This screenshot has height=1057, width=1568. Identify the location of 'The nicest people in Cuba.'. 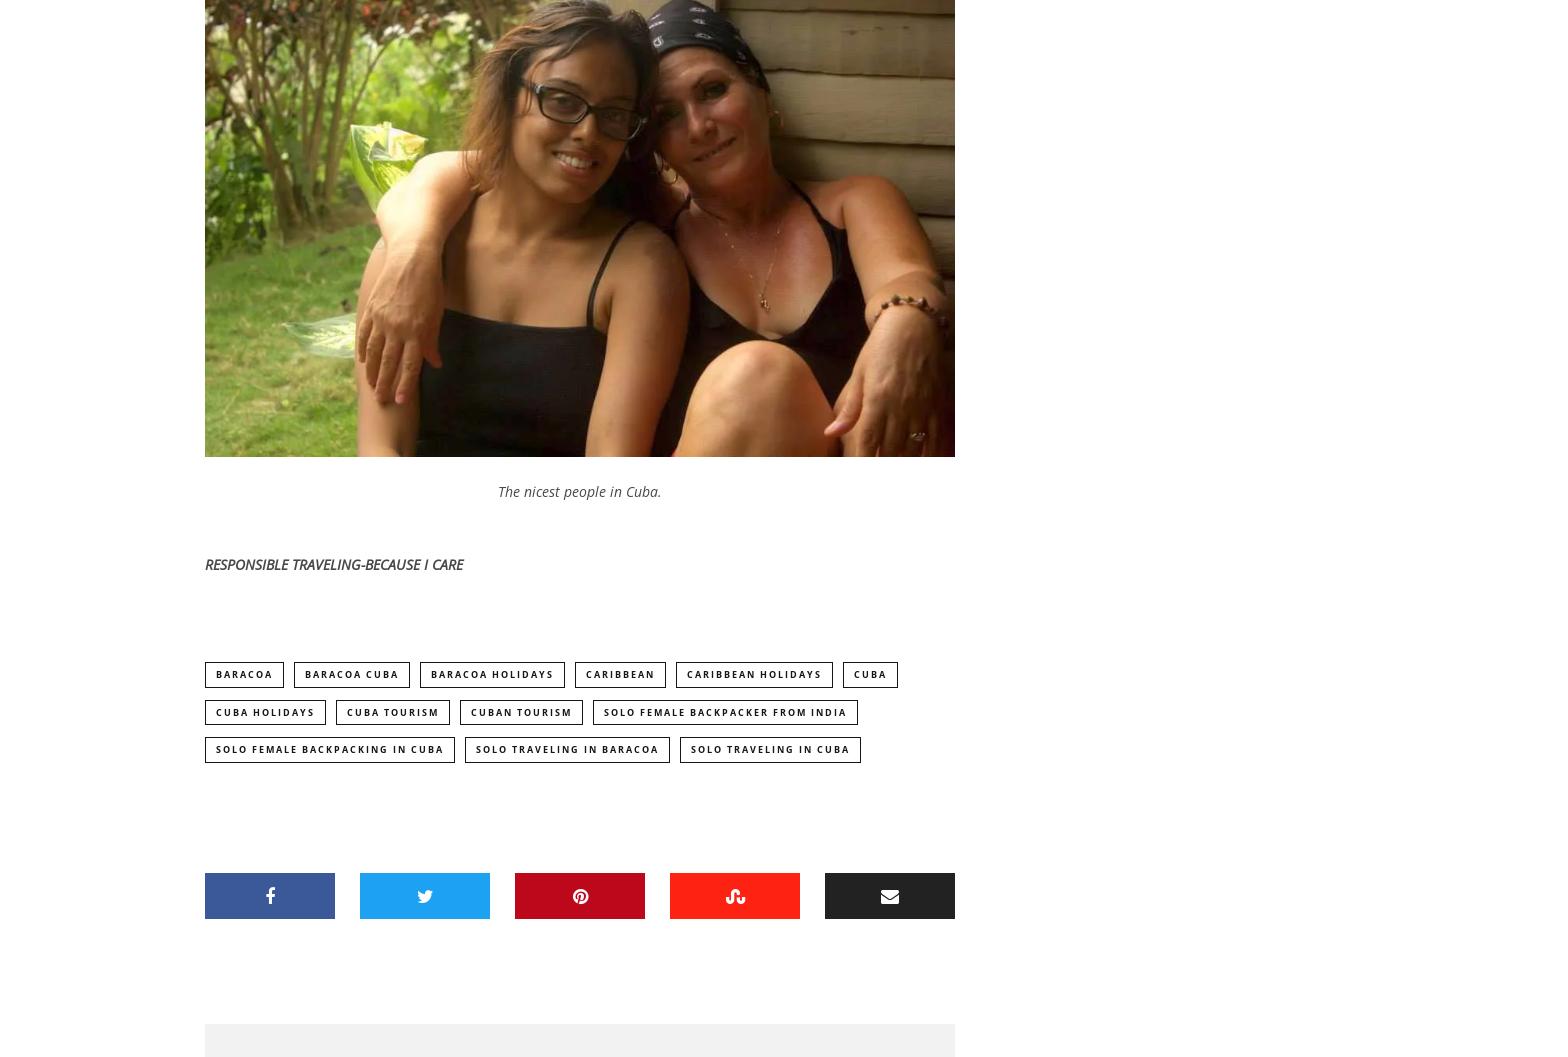
(580, 492).